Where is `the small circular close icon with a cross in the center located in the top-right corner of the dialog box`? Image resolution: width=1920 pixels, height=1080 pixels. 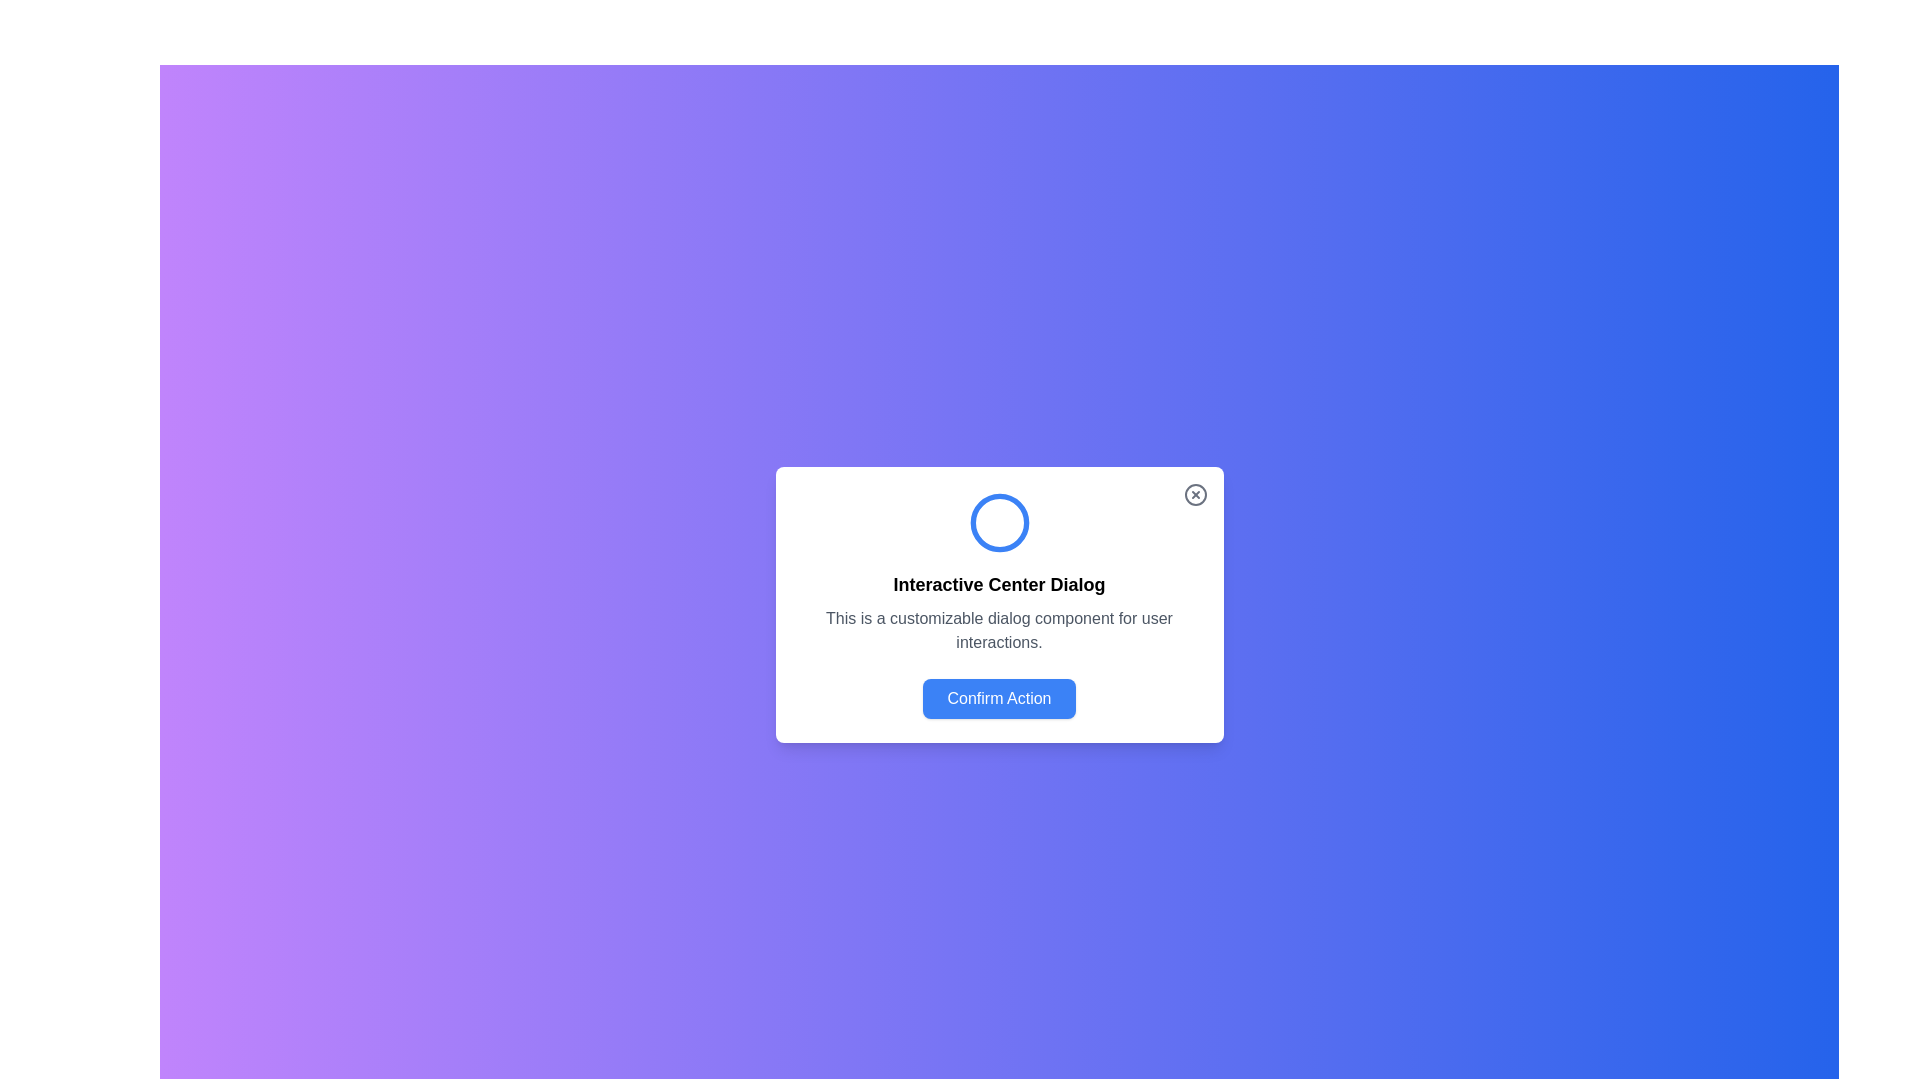
the small circular close icon with a cross in the center located in the top-right corner of the dialog box is located at coordinates (1195, 494).